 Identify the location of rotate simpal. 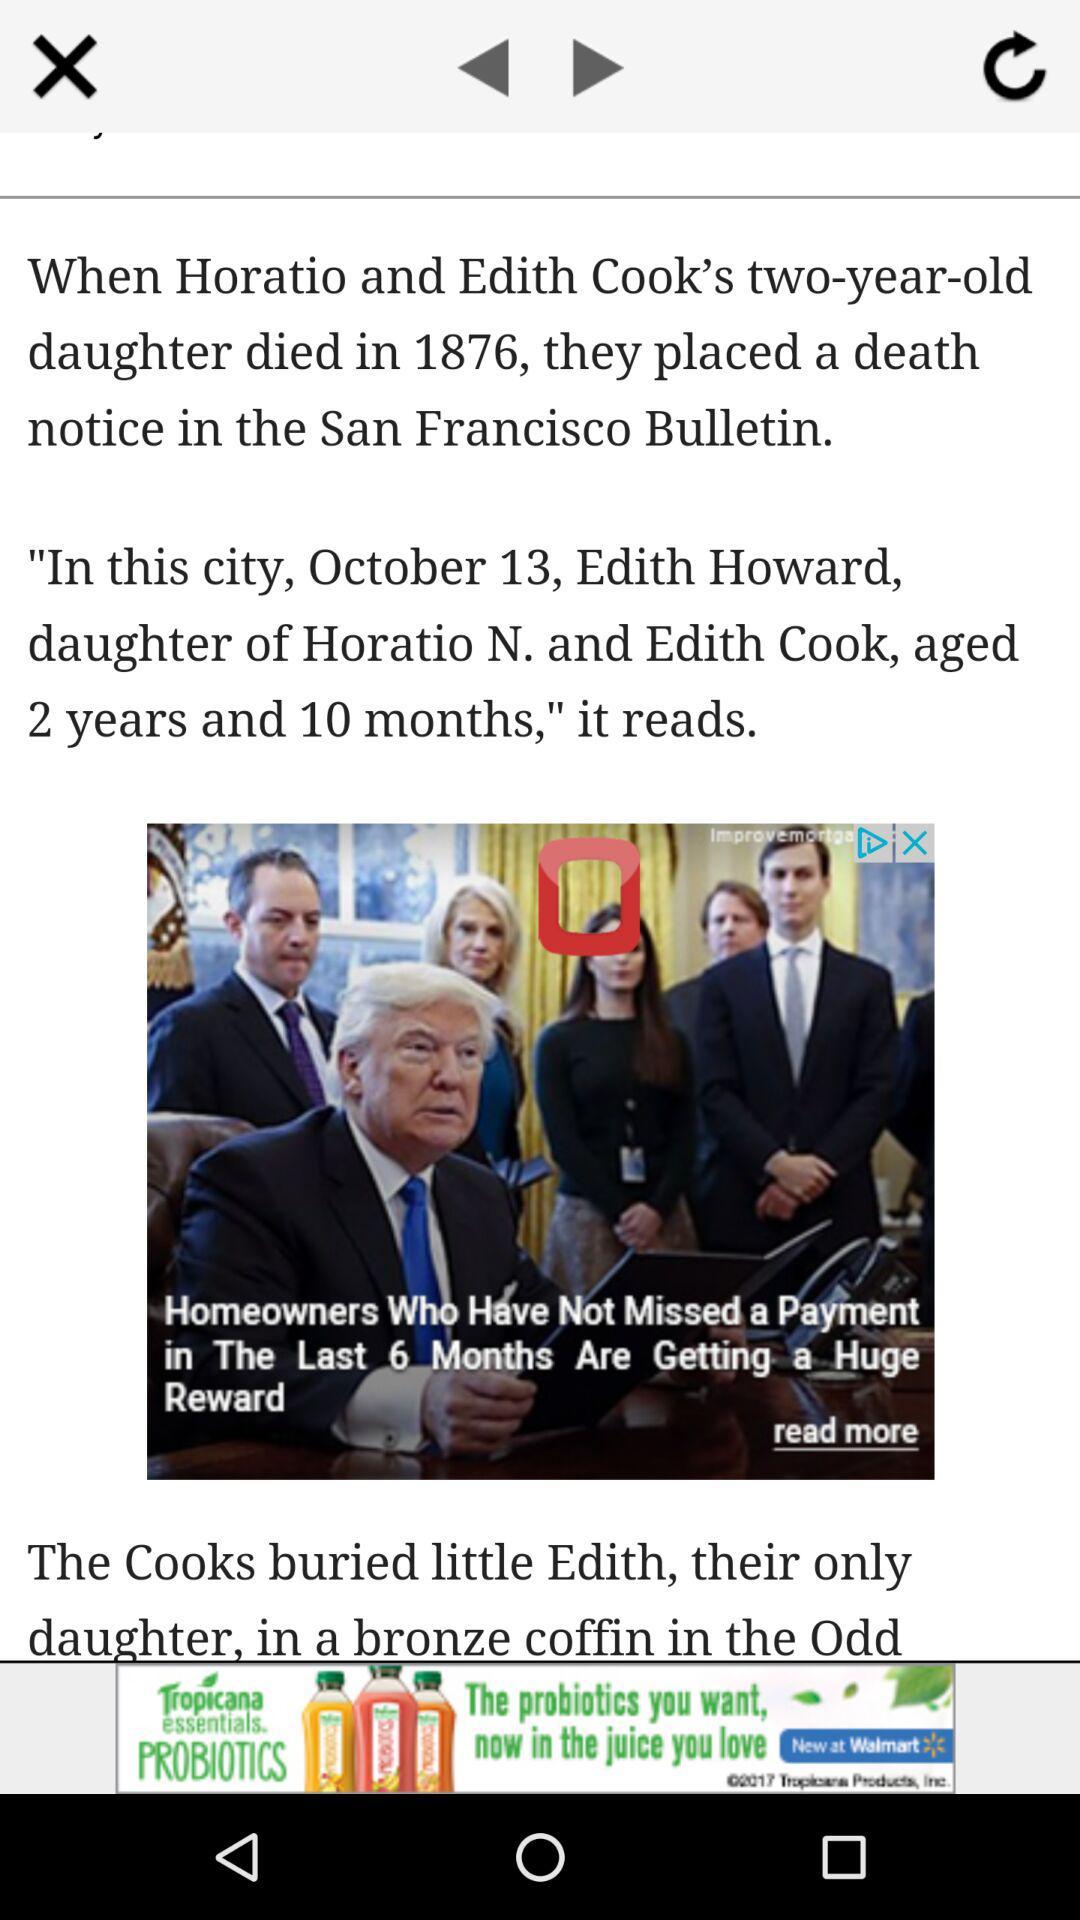
(1015, 66).